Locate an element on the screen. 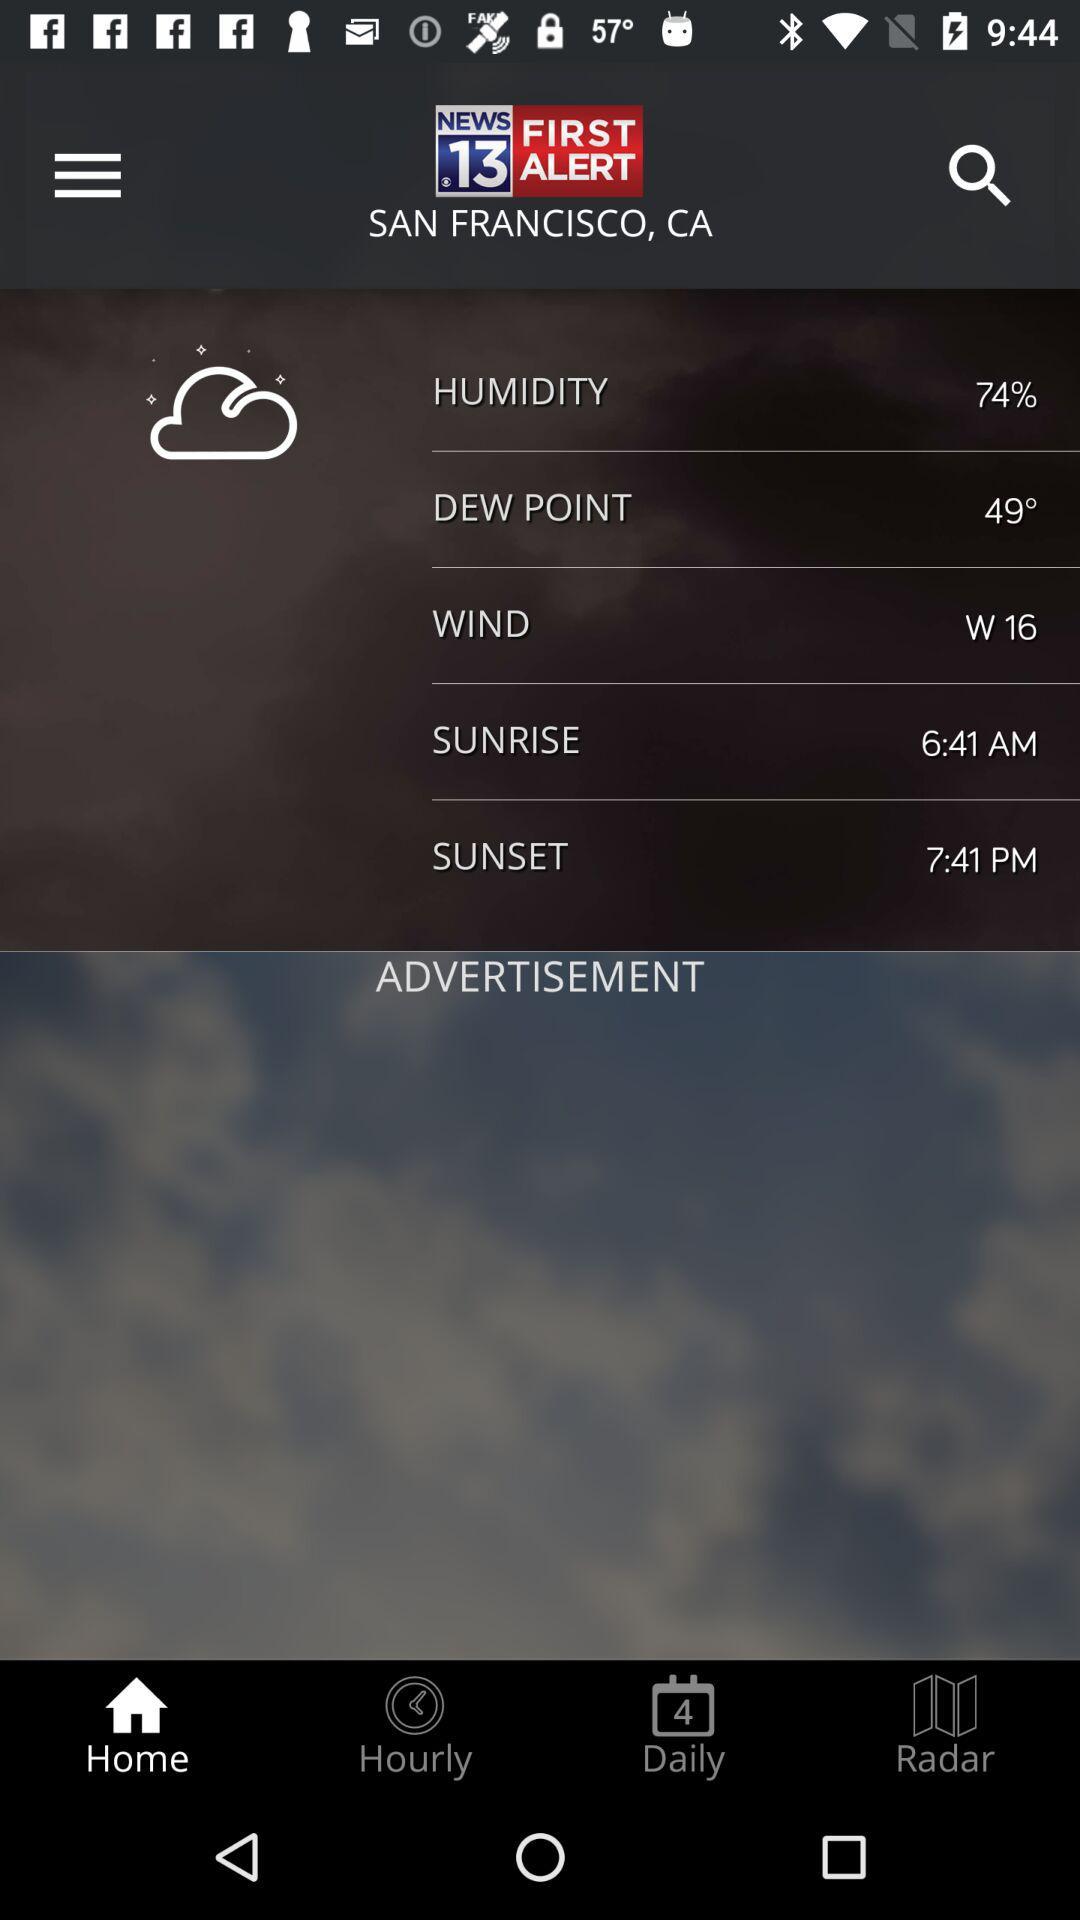  the radar is located at coordinates (945, 1726).